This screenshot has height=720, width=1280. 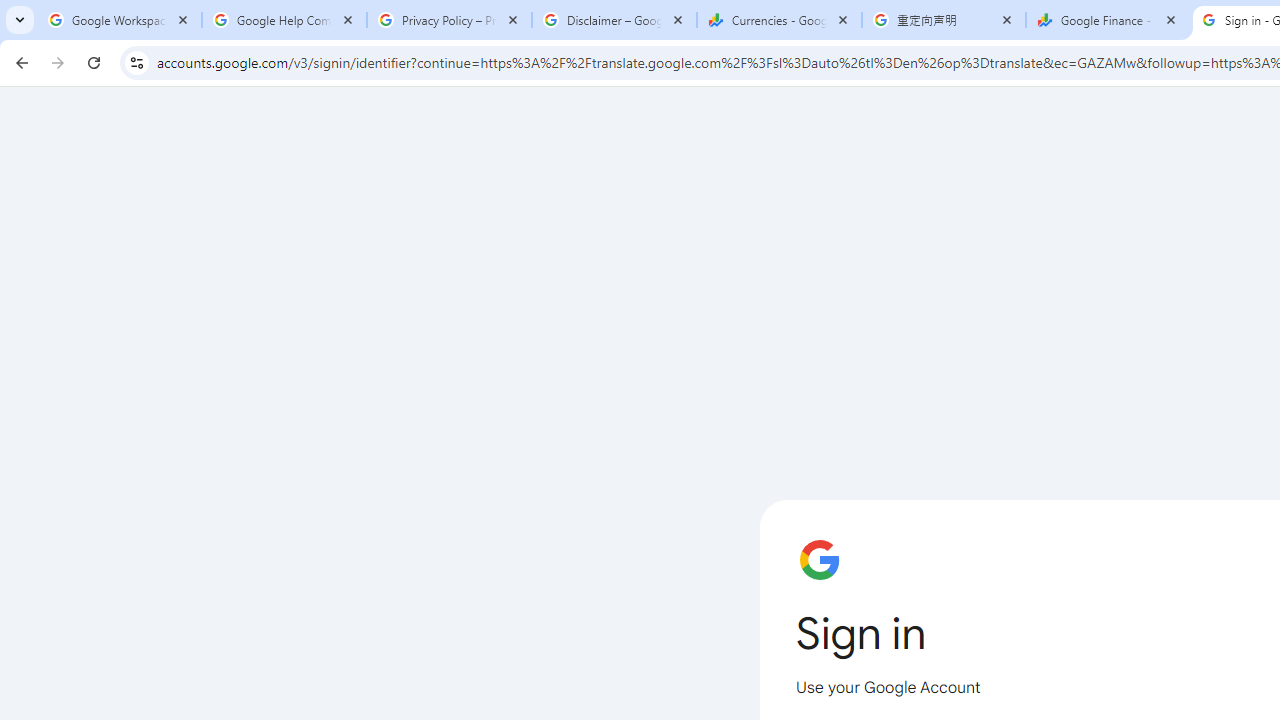 What do you see at coordinates (778, 20) in the screenshot?
I see `'Currencies - Google Finance'` at bounding box center [778, 20].